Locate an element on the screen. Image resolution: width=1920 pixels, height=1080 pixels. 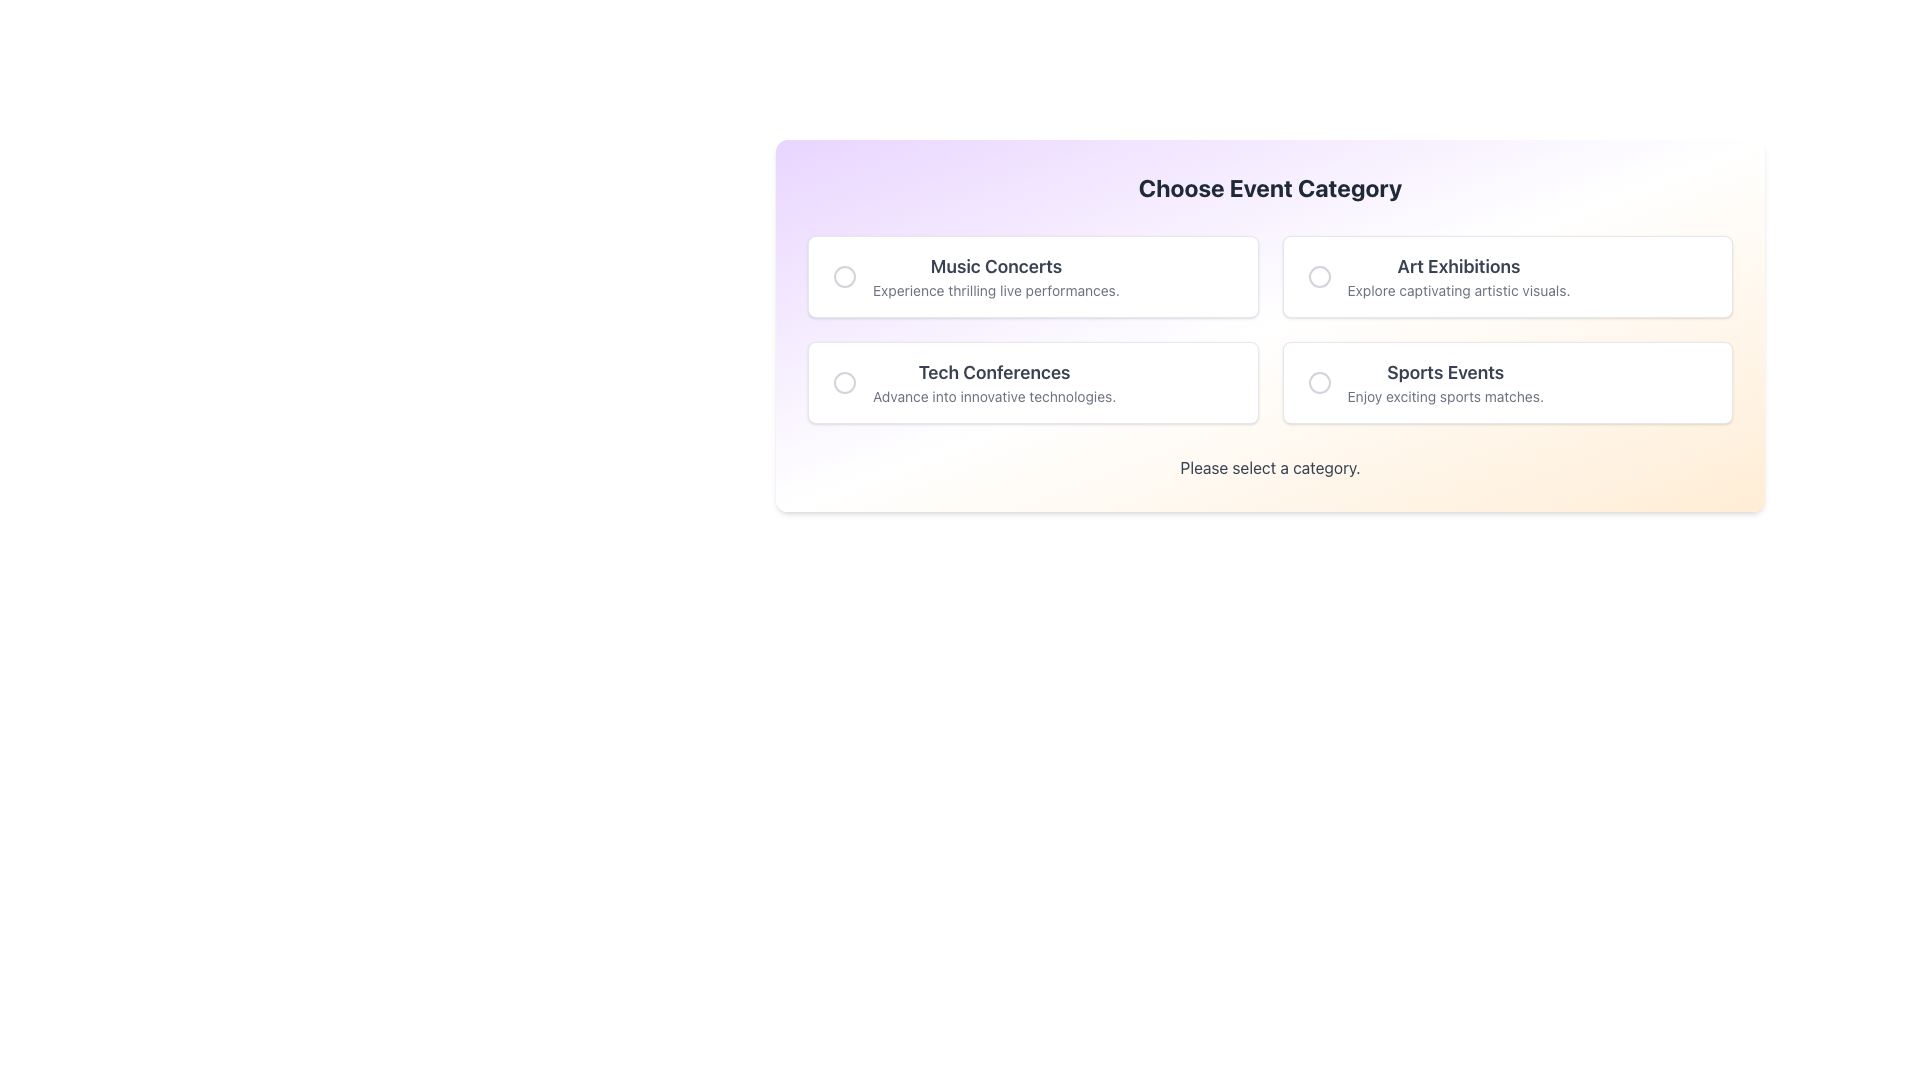
circular radio button indicator located within the 'Art Exhibitions' card, positioned to the left of the title is located at coordinates (1319, 277).